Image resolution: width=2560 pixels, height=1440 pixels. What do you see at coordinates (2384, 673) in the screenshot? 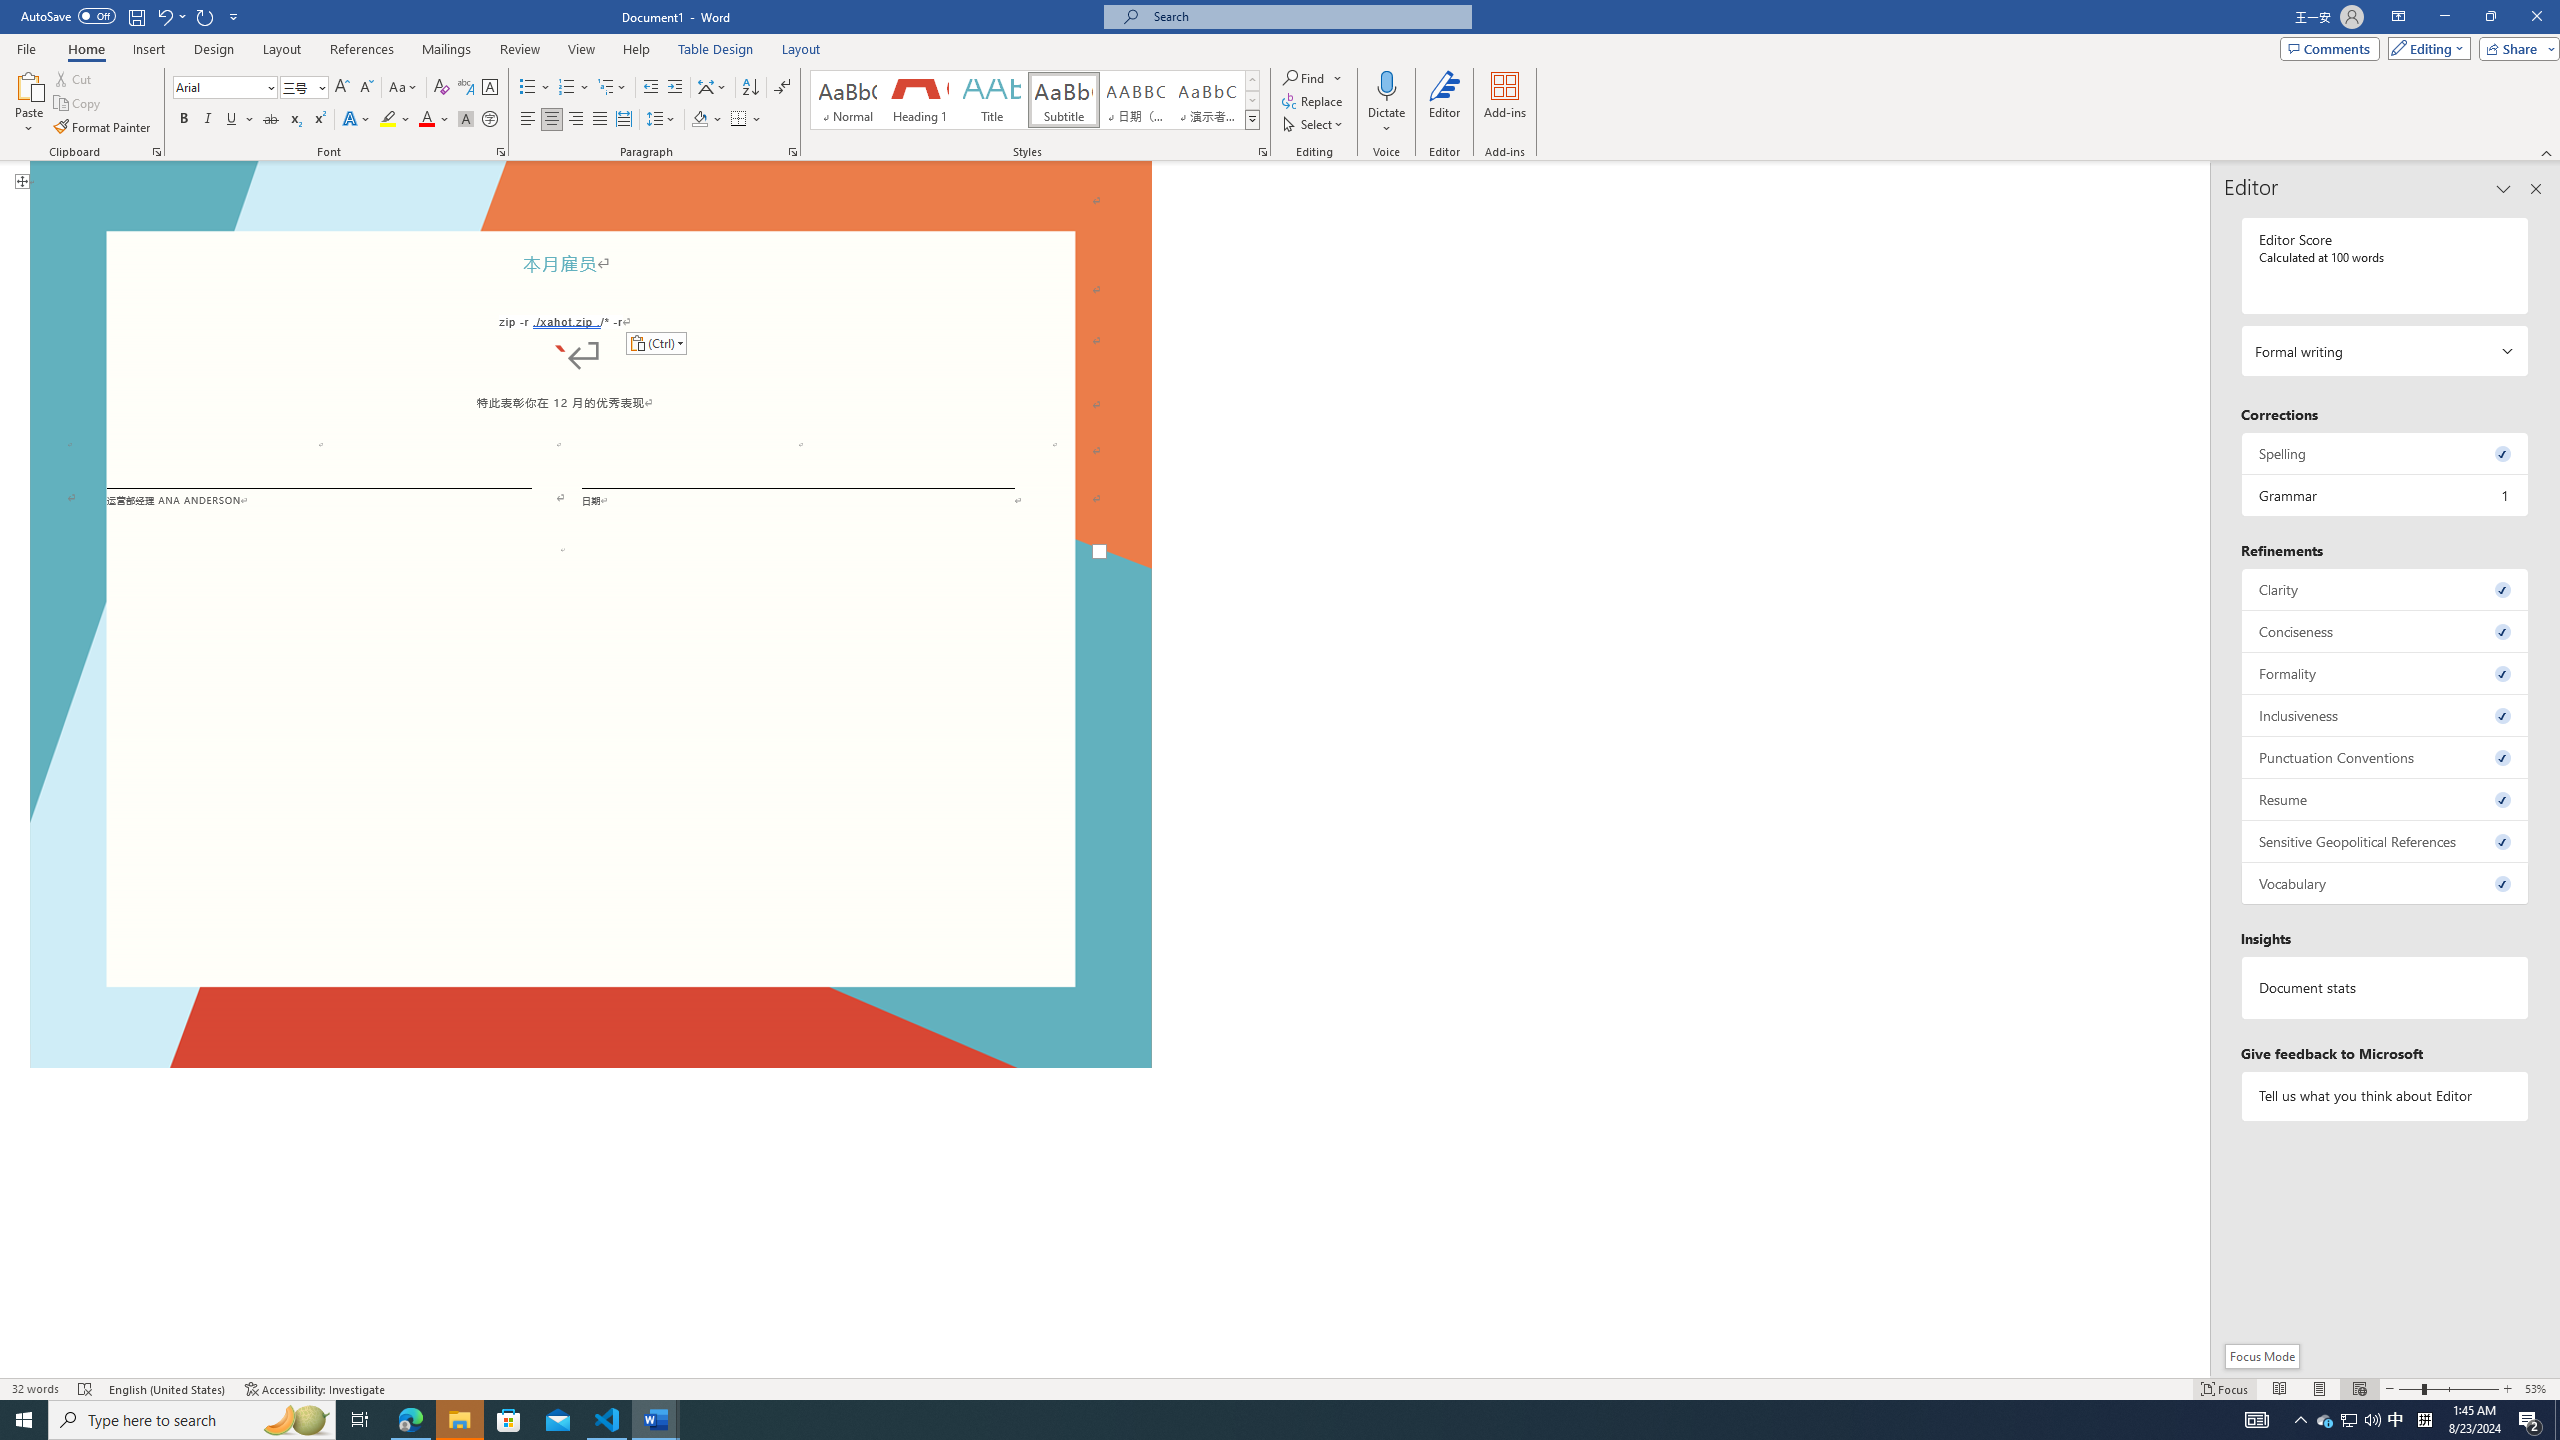
I see `'Formality, 0 issues. Press space or enter to review items.'` at bounding box center [2384, 673].